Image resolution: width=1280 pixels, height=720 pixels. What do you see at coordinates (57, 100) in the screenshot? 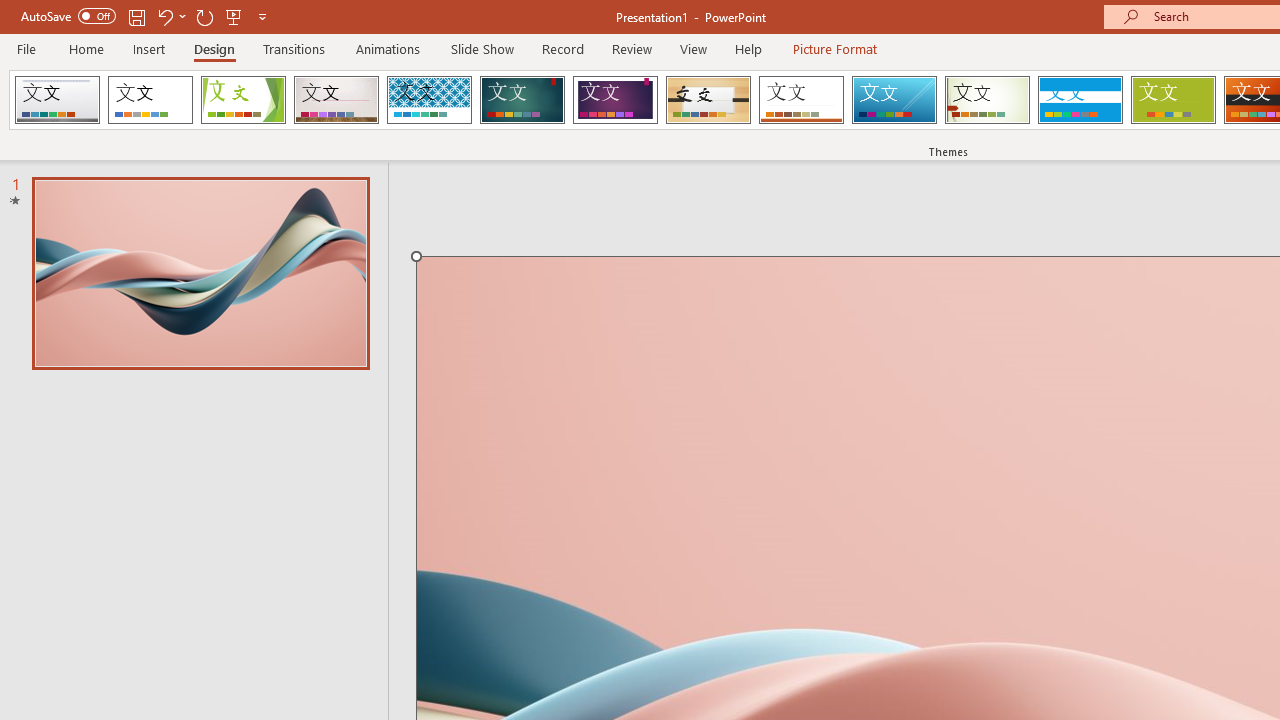
I see `'AfterglowVTI'` at bounding box center [57, 100].